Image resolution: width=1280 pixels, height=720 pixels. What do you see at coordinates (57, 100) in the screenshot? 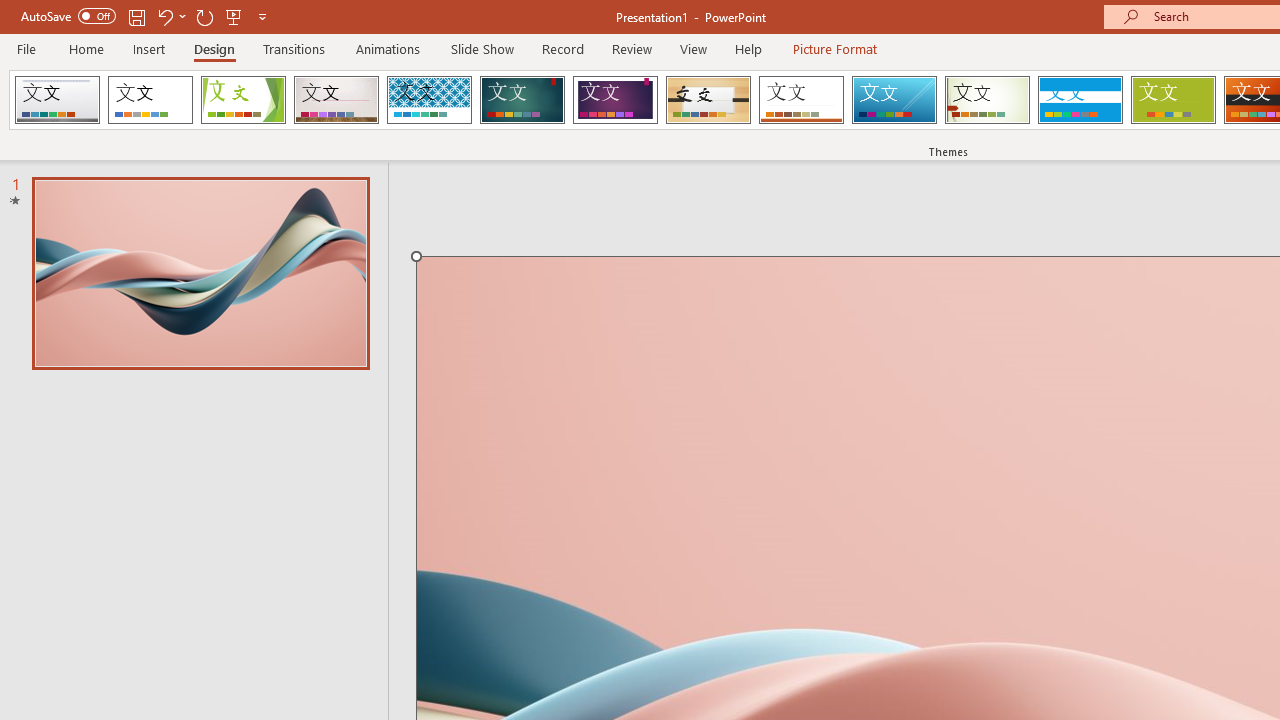
I see `'AfterglowVTI'` at bounding box center [57, 100].